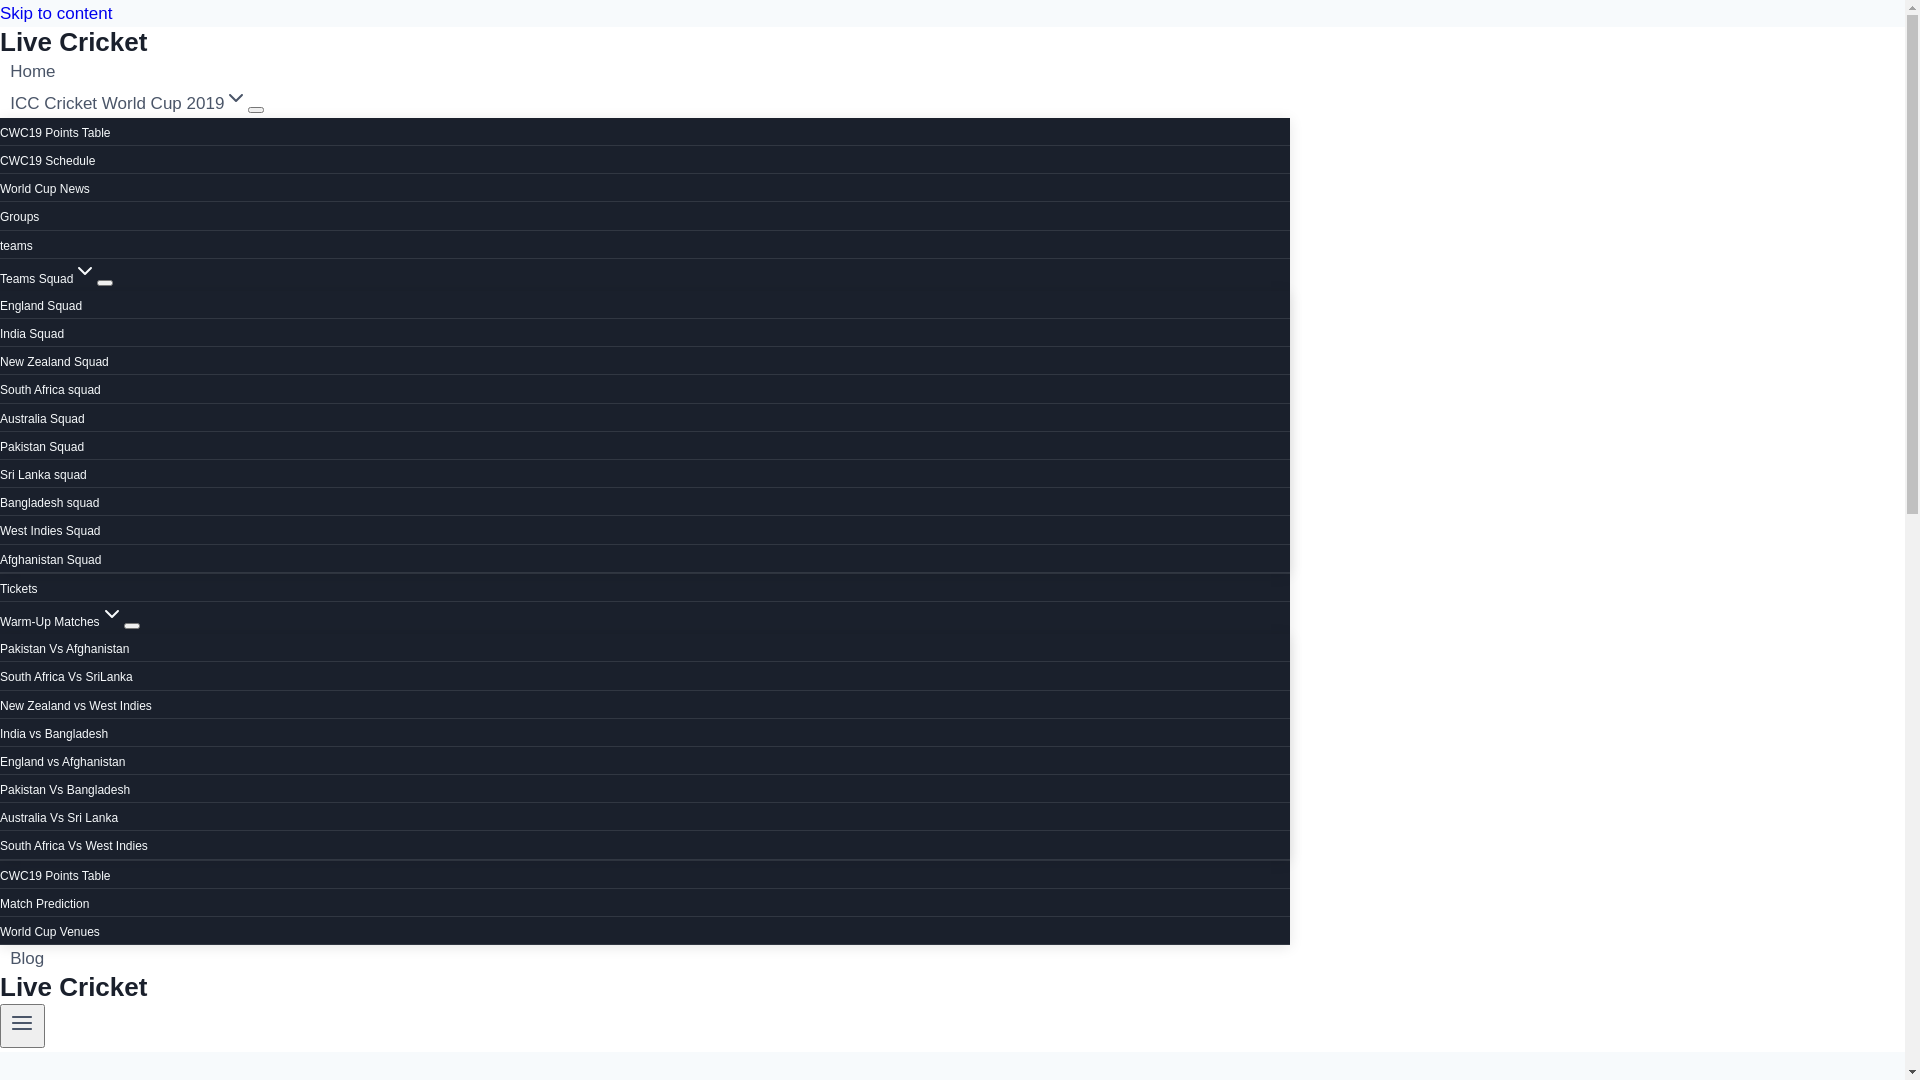  I want to click on 'England Squad', so click(41, 305).